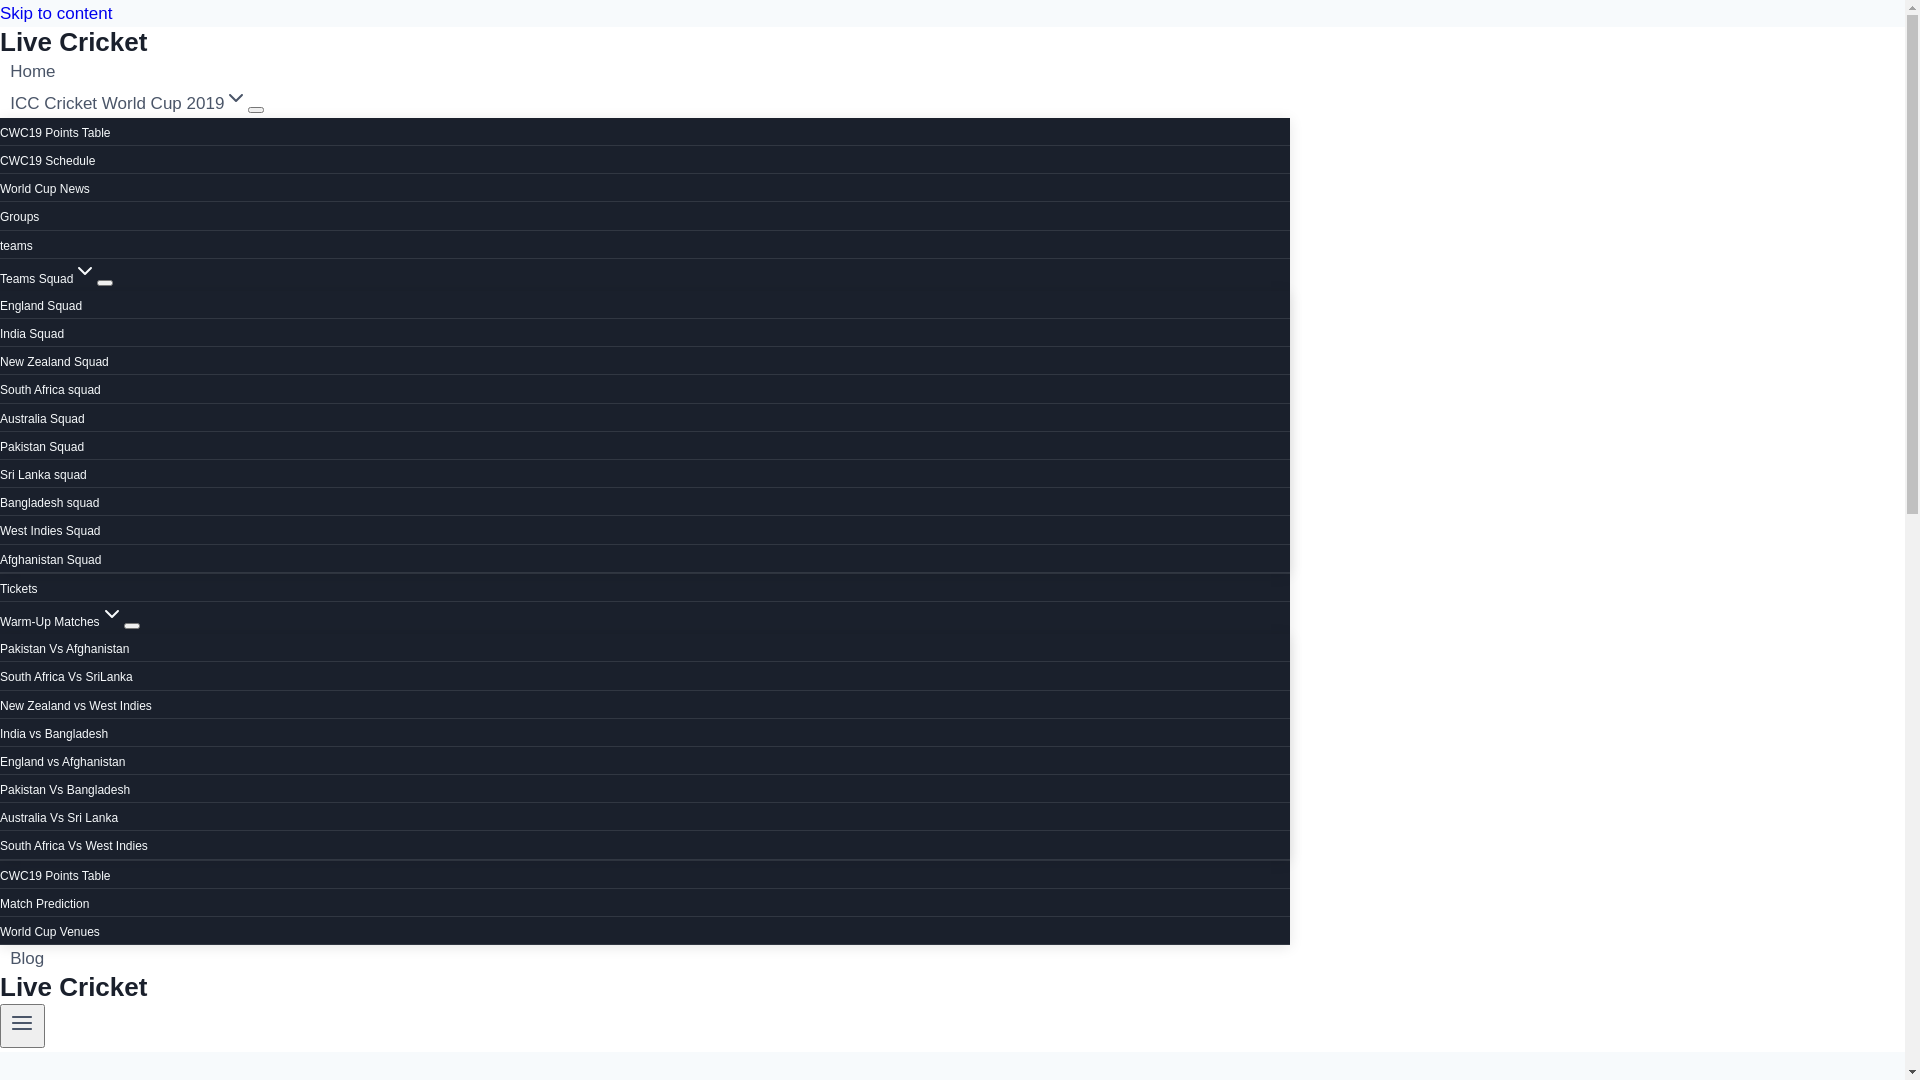  I want to click on 'England Squad', so click(41, 305).